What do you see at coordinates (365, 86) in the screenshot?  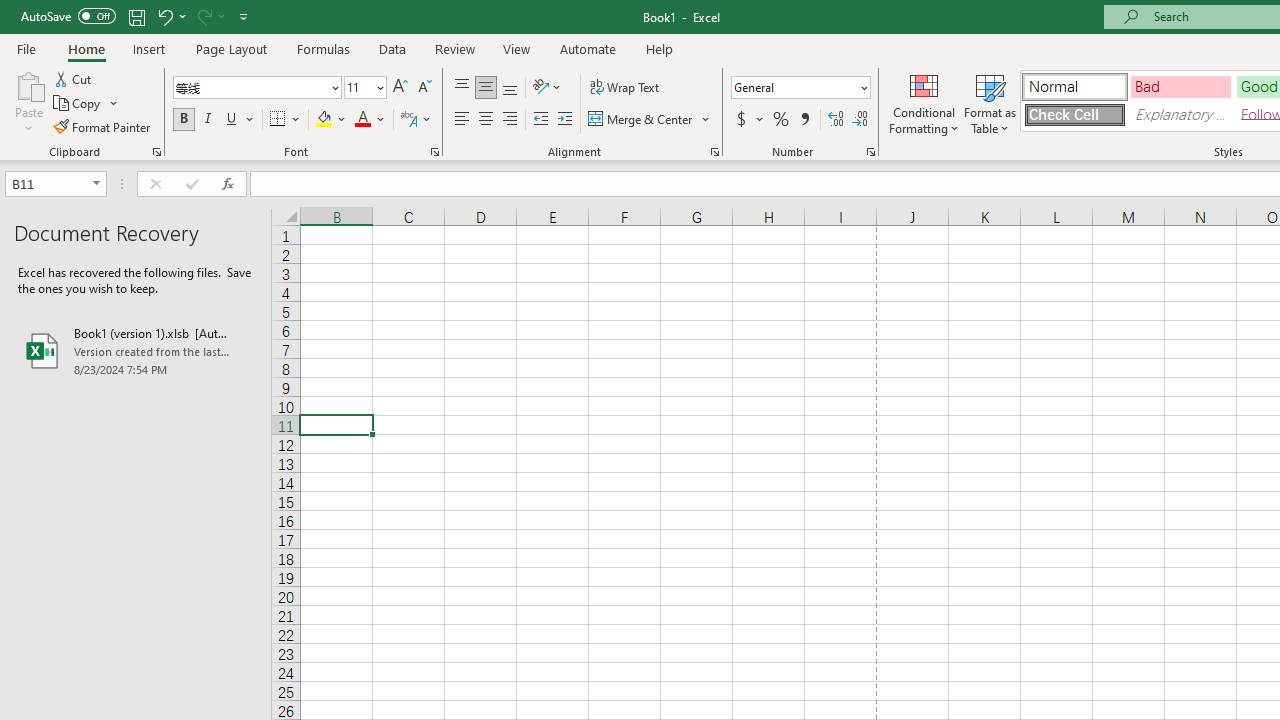 I see `'Font Size'` at bounding box center [365, 86].